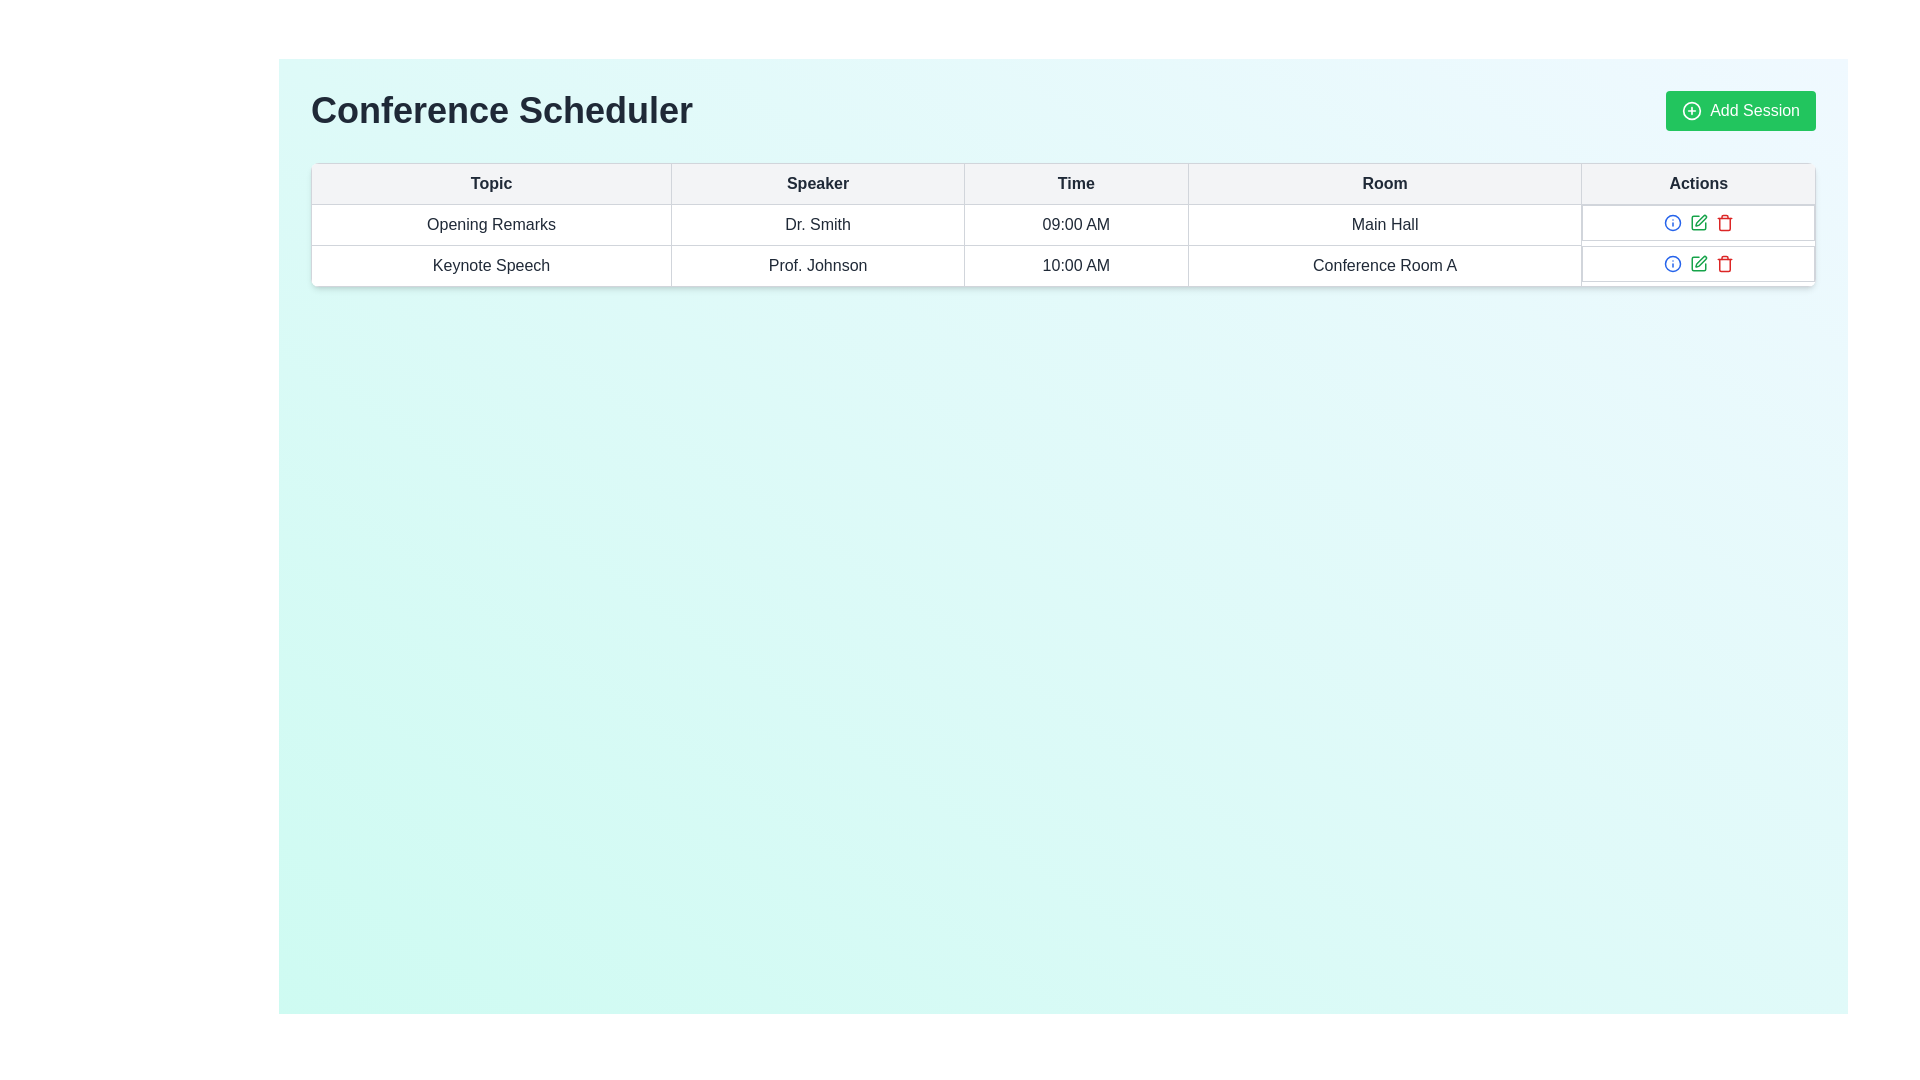 This screenshot has width=1920, height=1080. What do you see at coordinates (1672, 262) in the screenshot?
I see `the outlined circle icon with a white center and blue border located in the 'Actions' column of the first row of the table` at bounding box center [1672, 262].